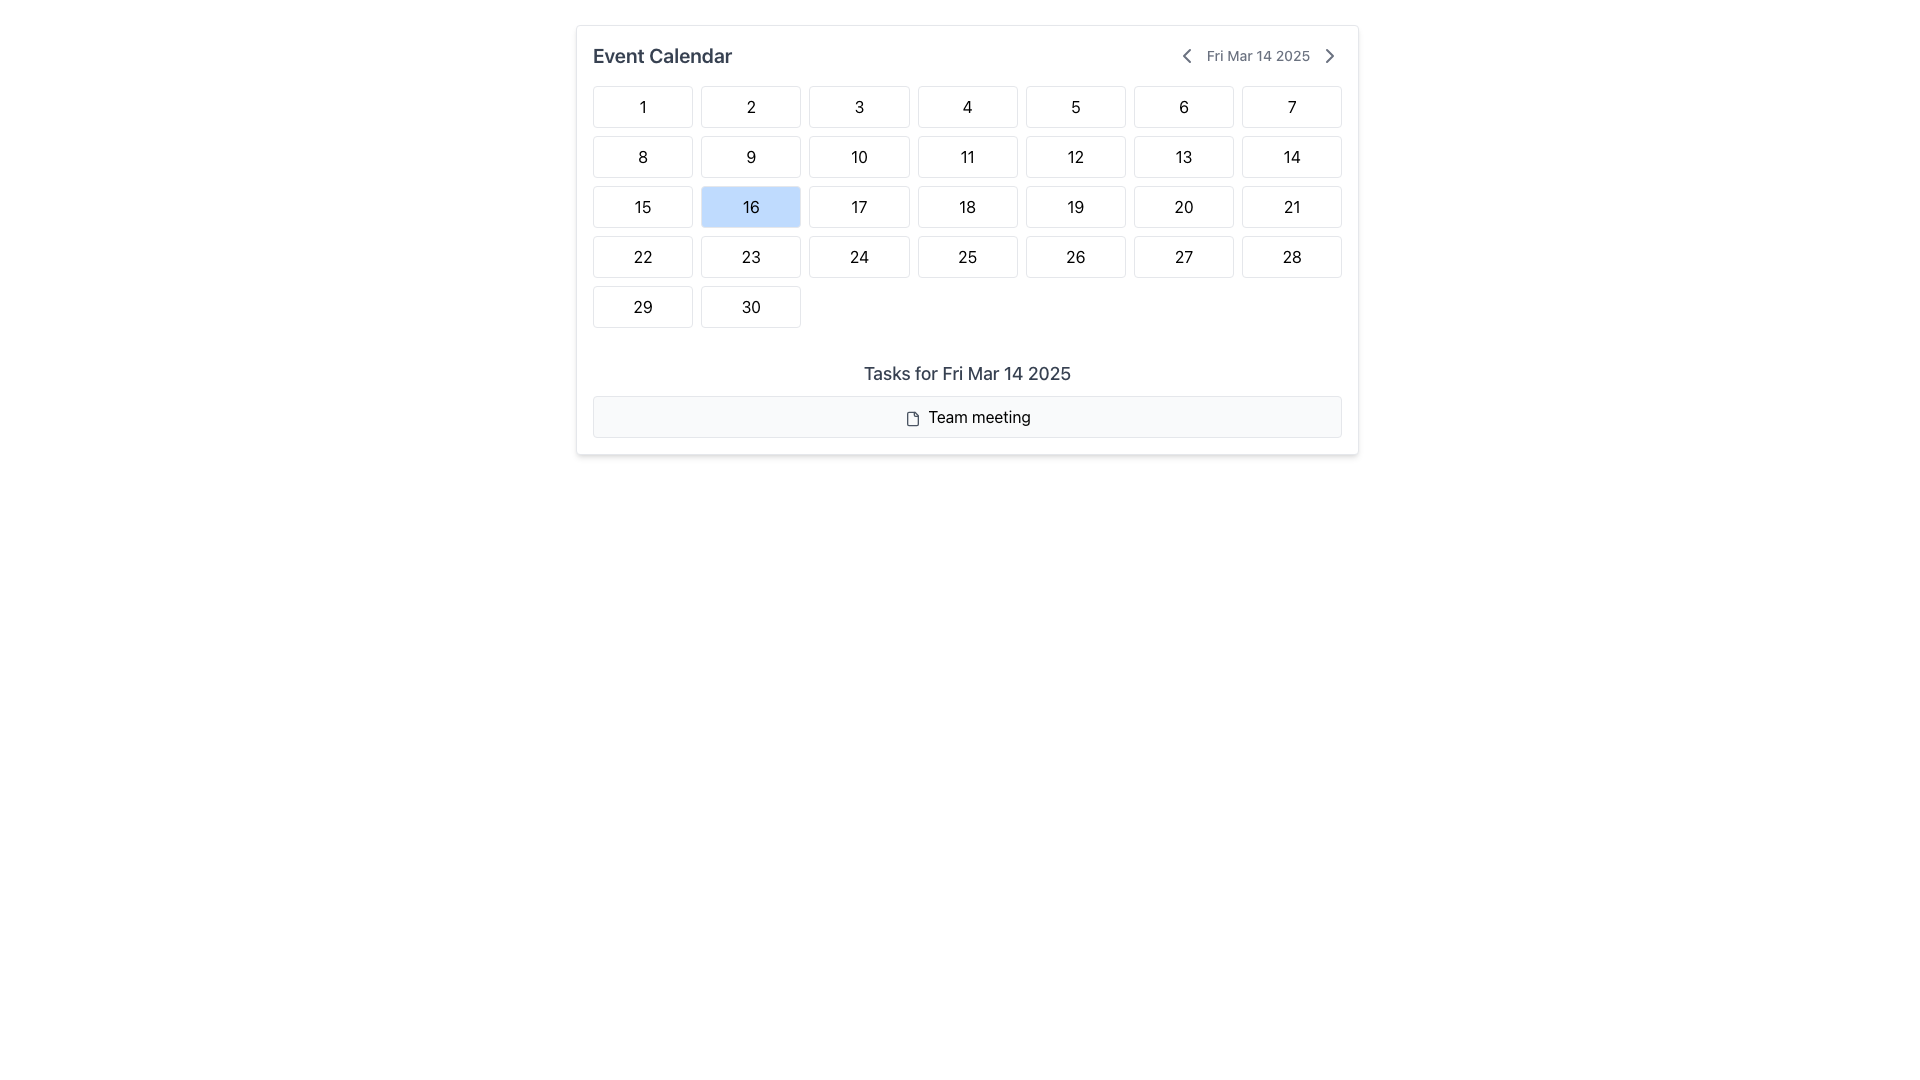 This screenshot has width=1920, height=1080. Describe the element at coordinates (1074, 207) in the screenshot. I see `the labeled display box showing the number '19' located in the third row and fifth column under the 'Event Calendar' header` at that location.